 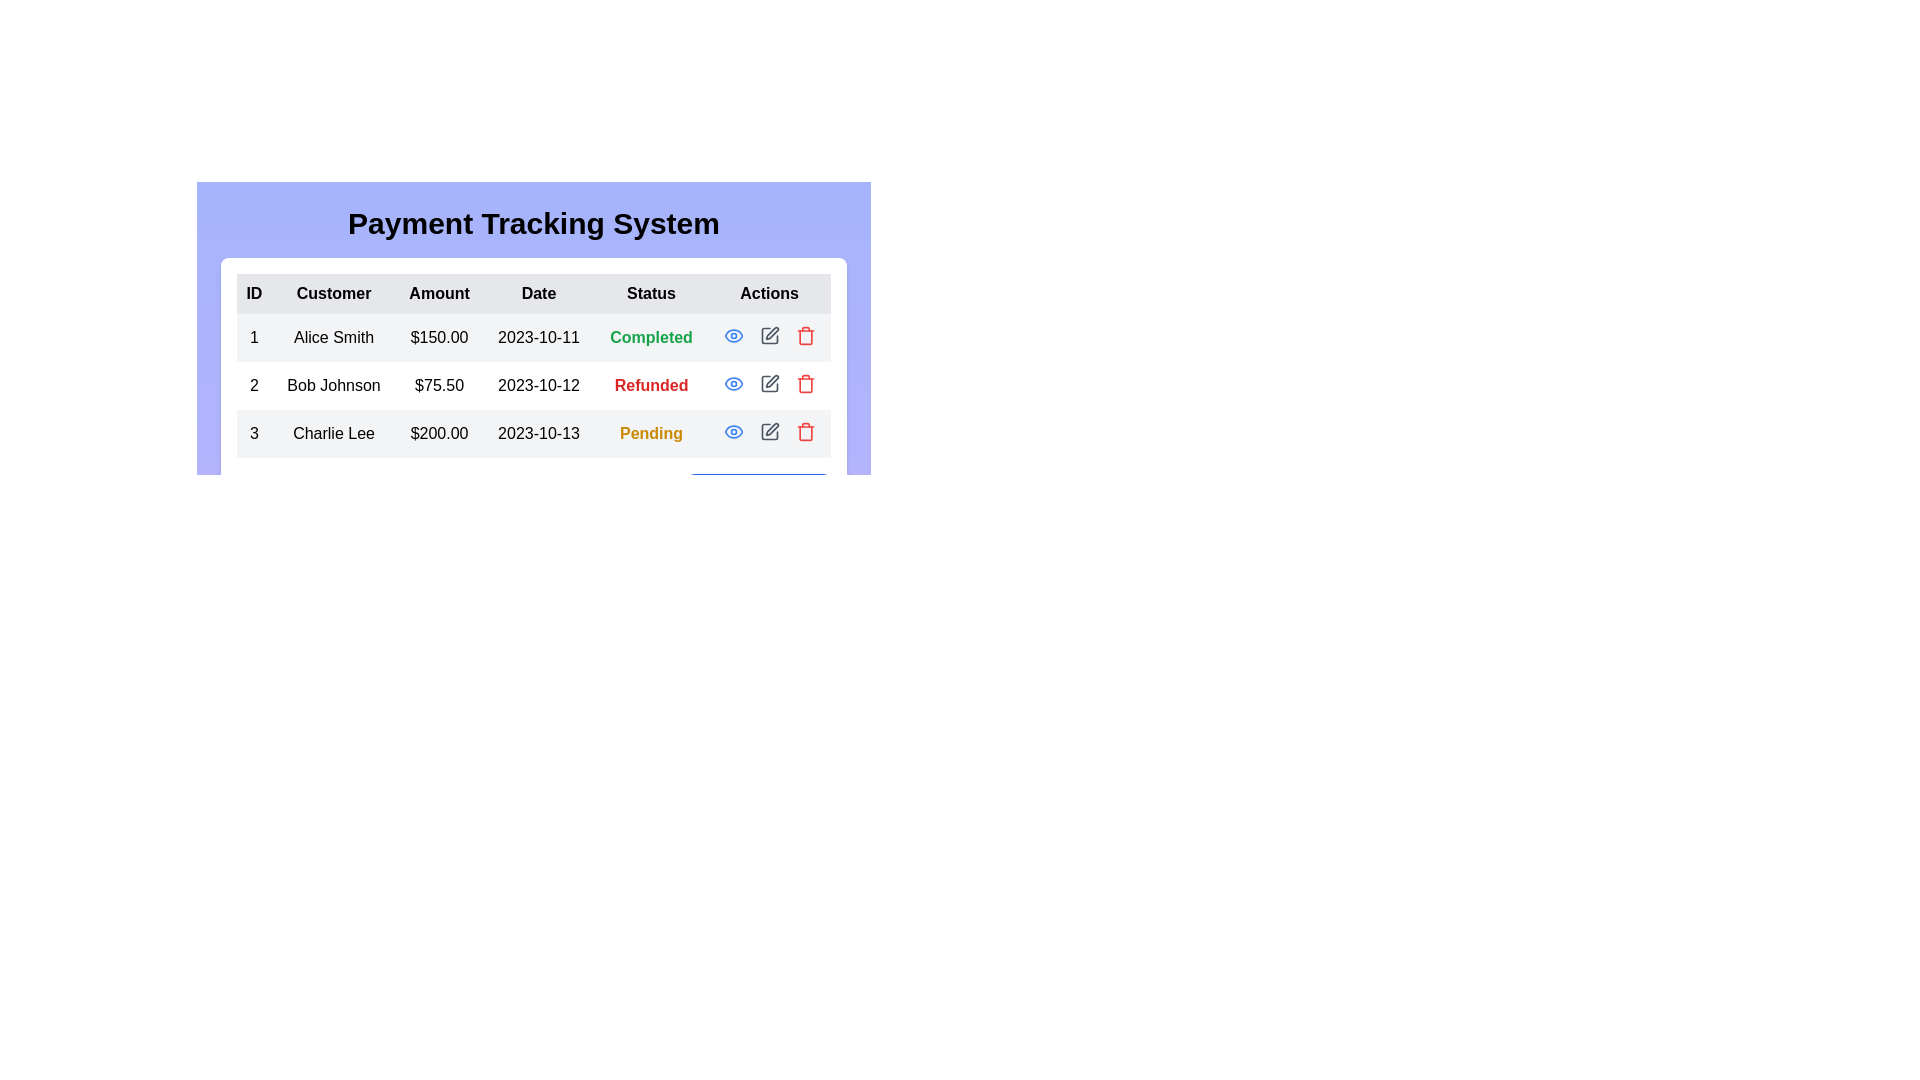 What do you see at coordinates (768, 431) in the screenshot?
I see `the group of interactive buttons located in the last row of the table under the 'Actions' column, positioned to the right of the 'Pending' status text` at bounding box center [768, 431].